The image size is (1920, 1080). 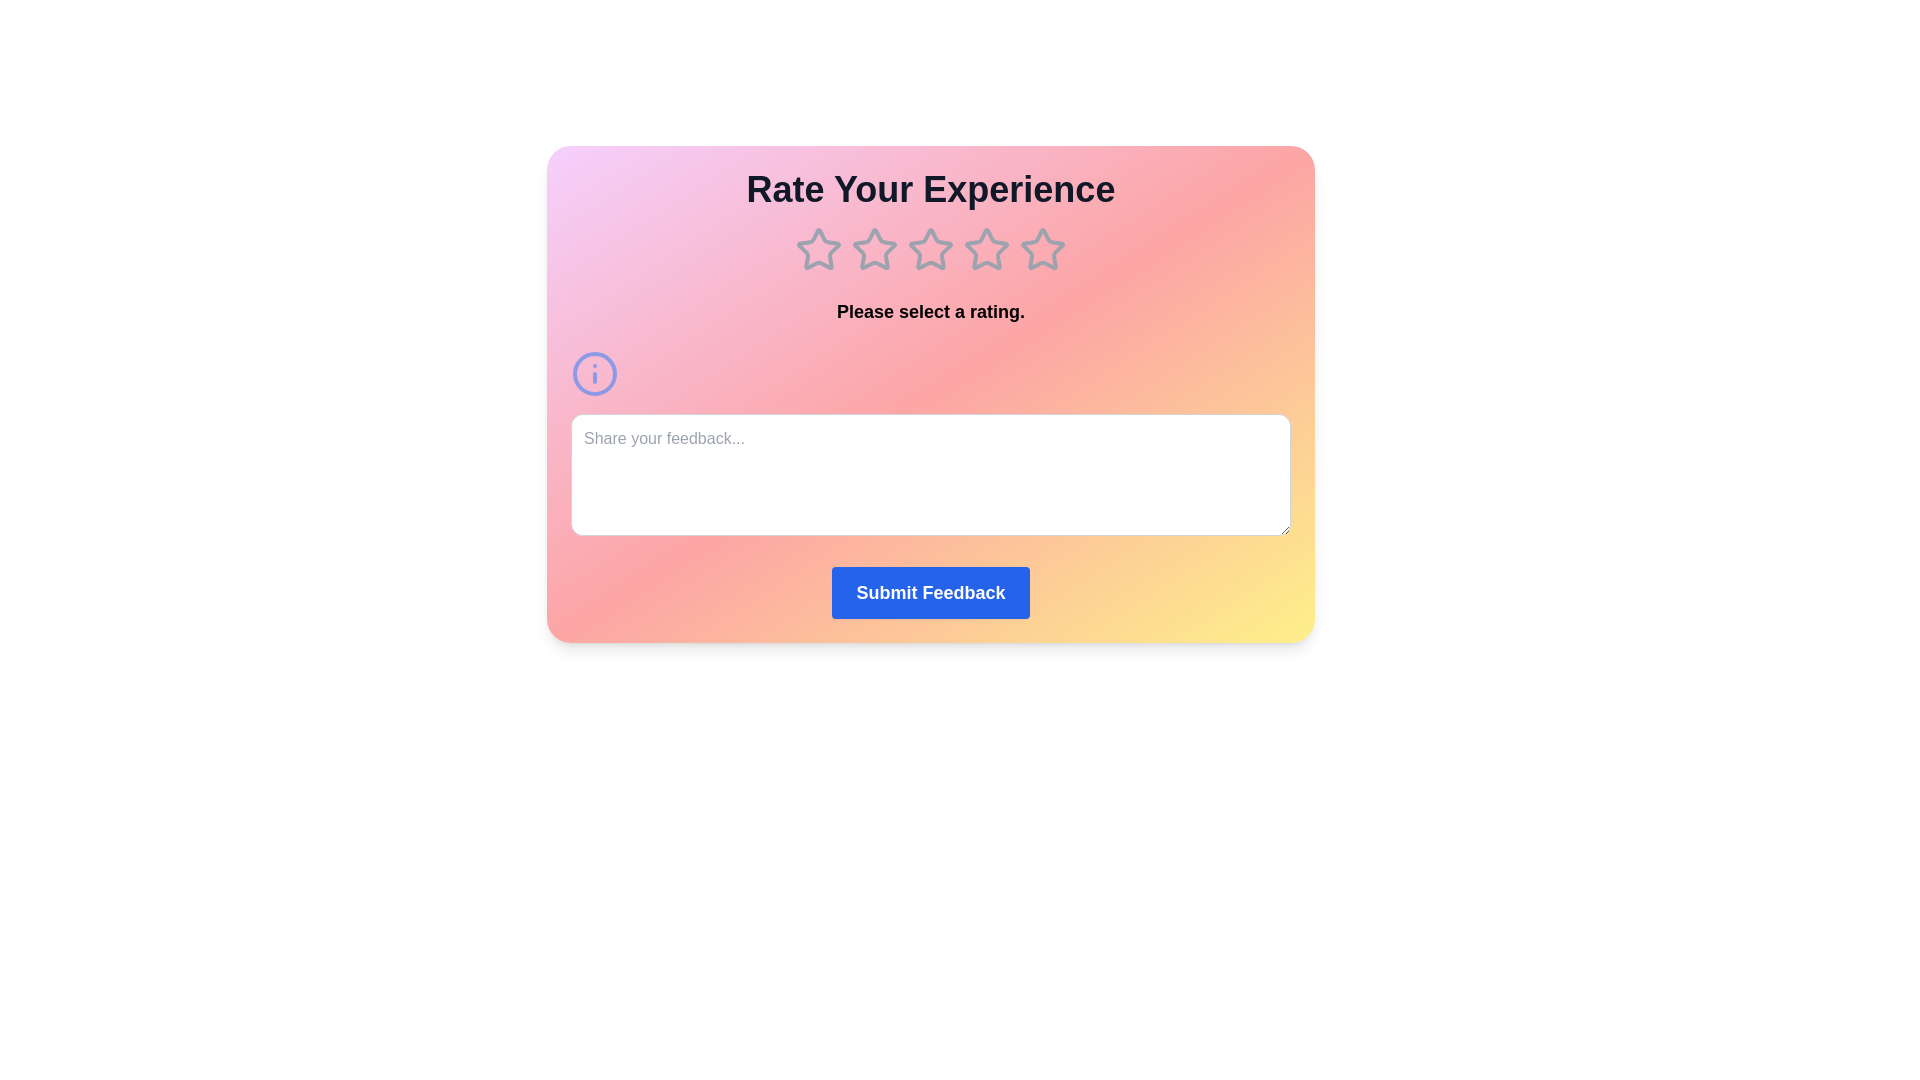 What do you see at coordinates (1041, 249) in the screenshot?
I see `the 5 star in the rating component` at bounding box center [1041, 249].